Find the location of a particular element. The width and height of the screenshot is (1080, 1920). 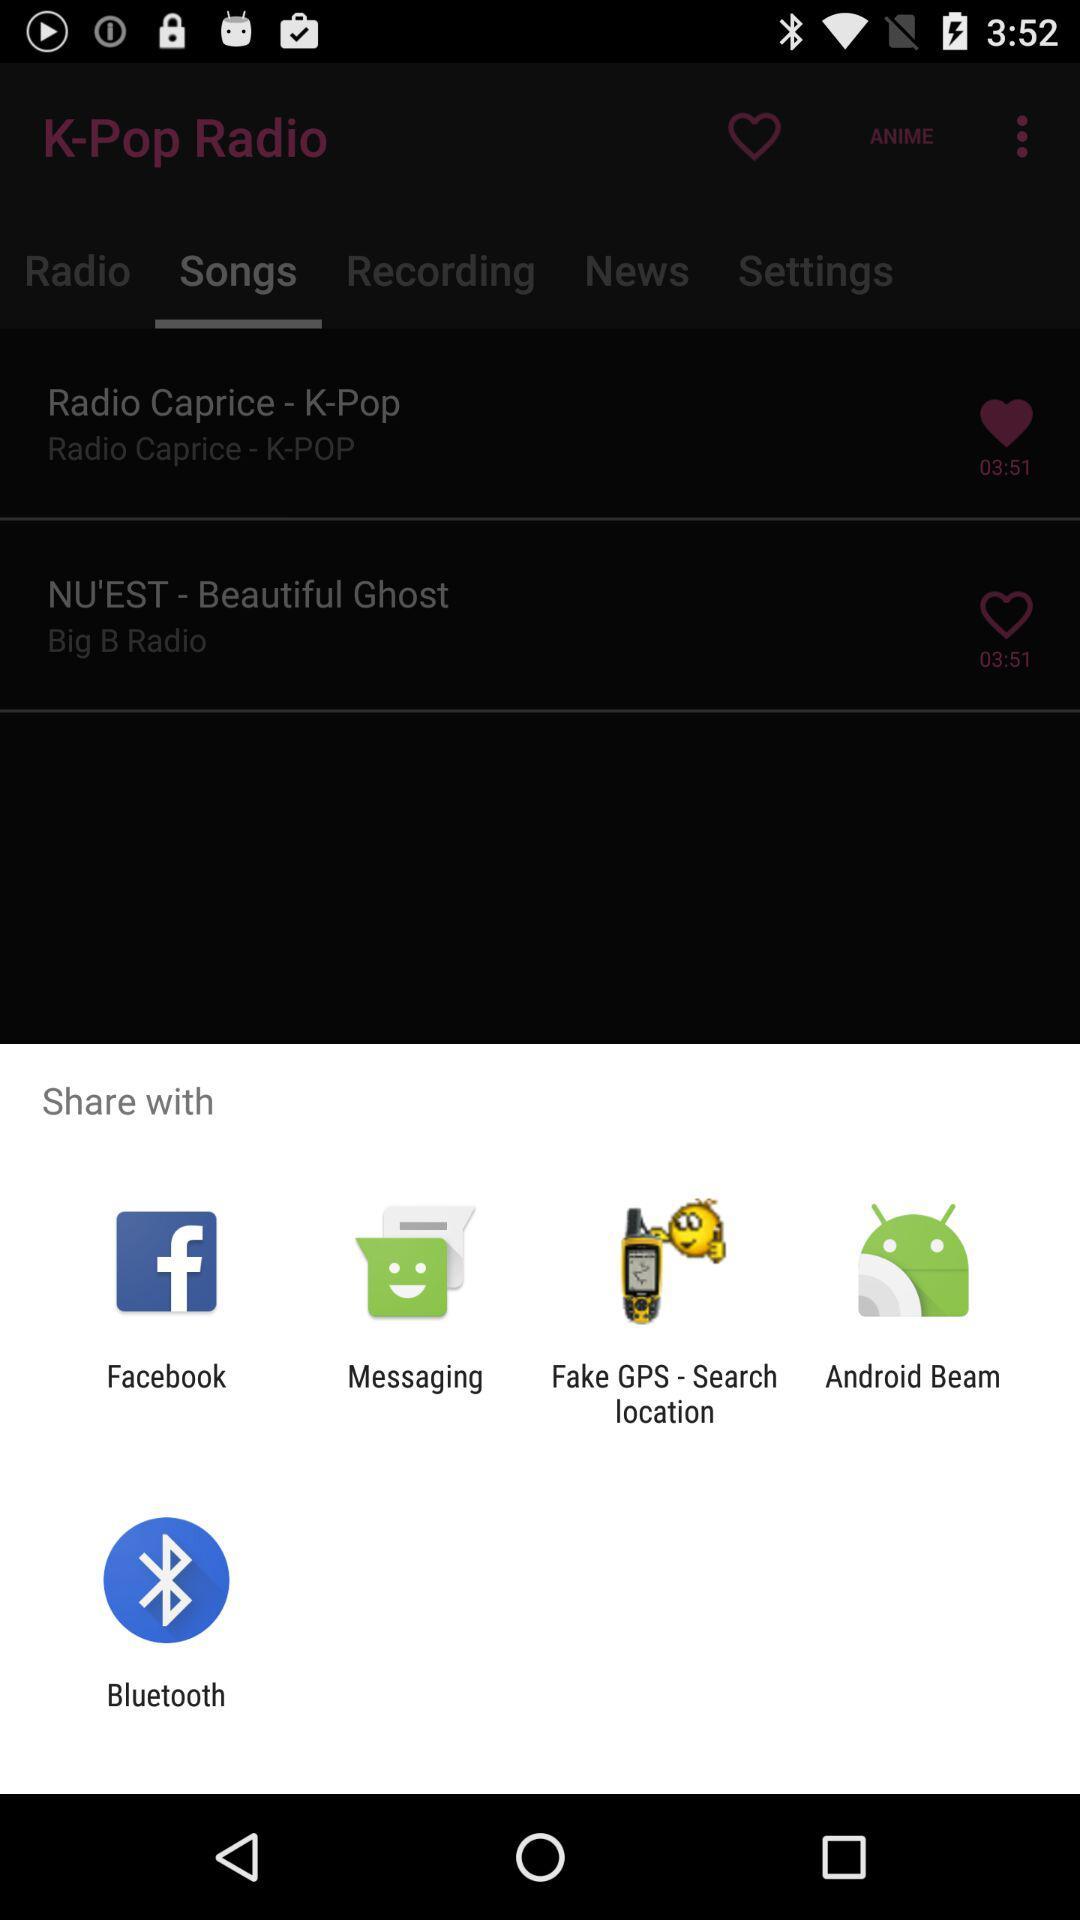

the app at the bottom right corner is located at coordinates (913, 1392).